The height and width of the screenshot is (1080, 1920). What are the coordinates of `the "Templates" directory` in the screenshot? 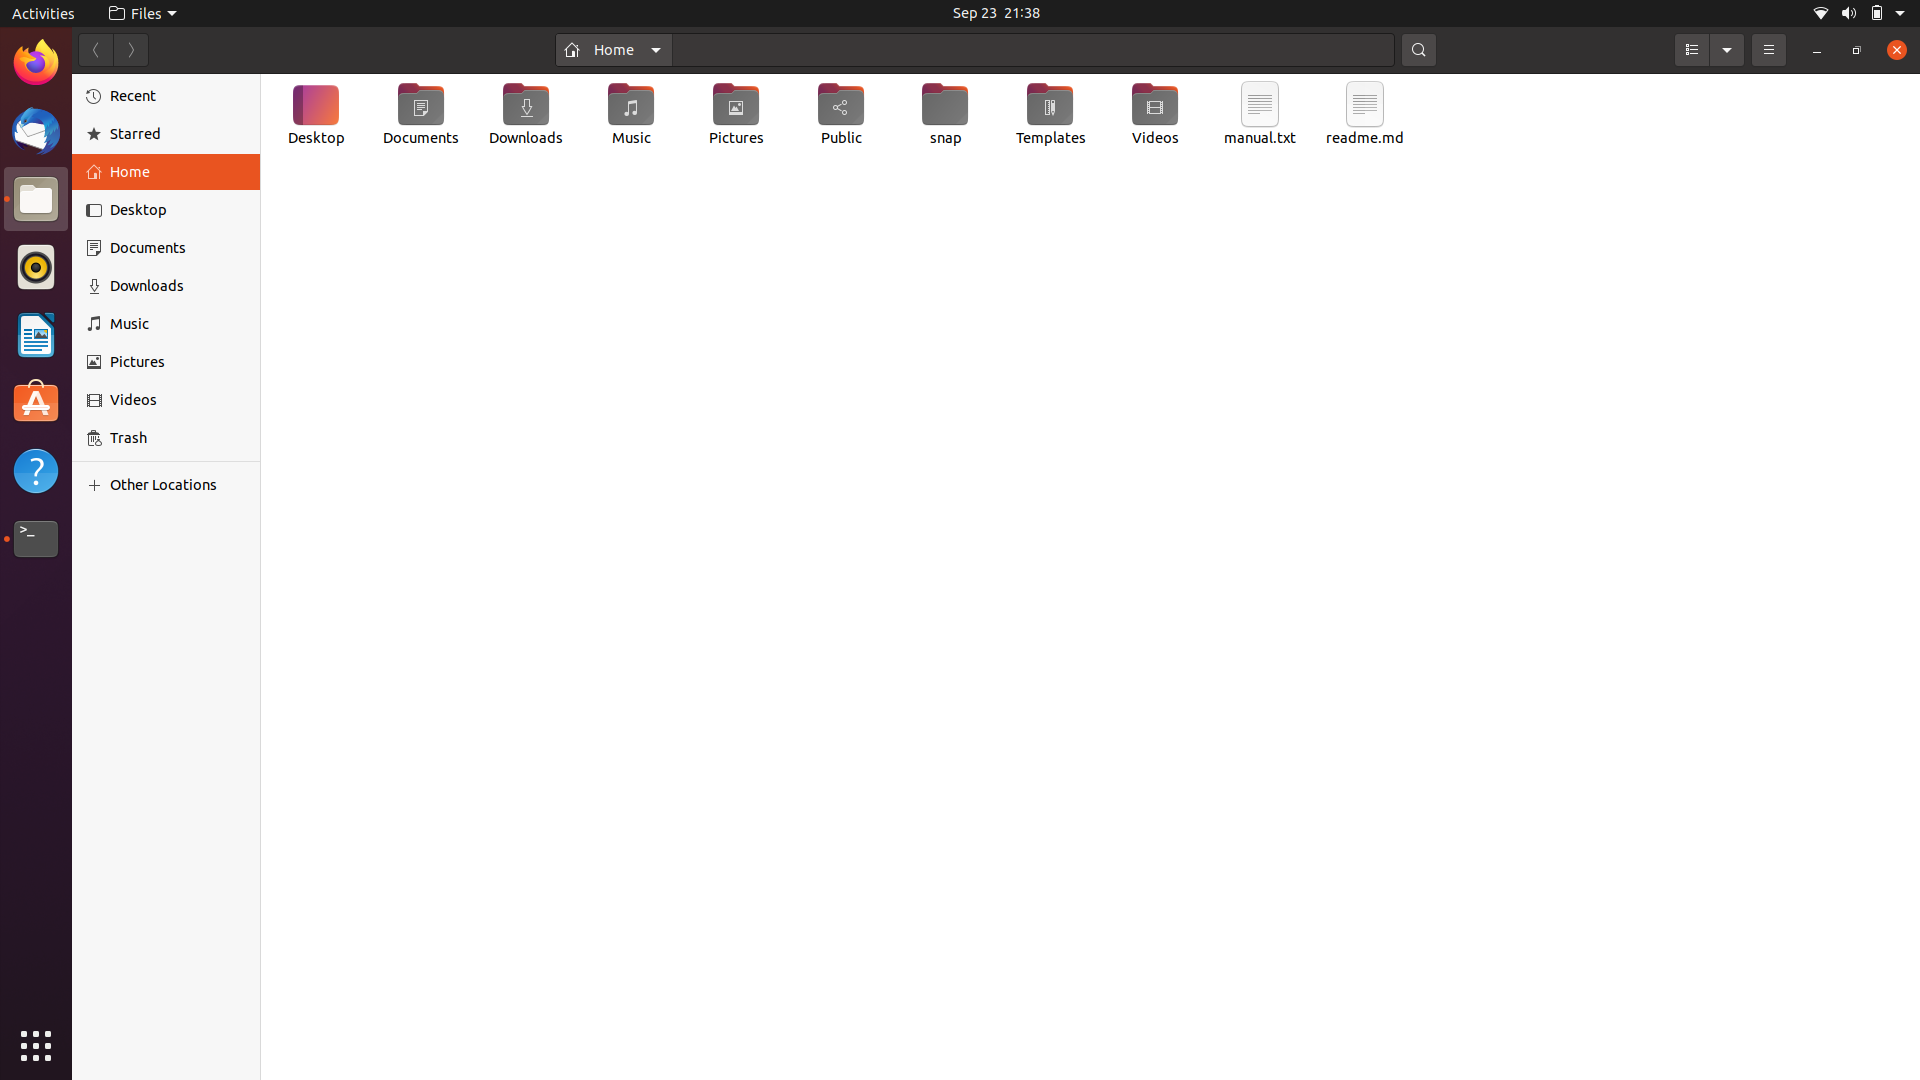 It's located at (1049, 116).